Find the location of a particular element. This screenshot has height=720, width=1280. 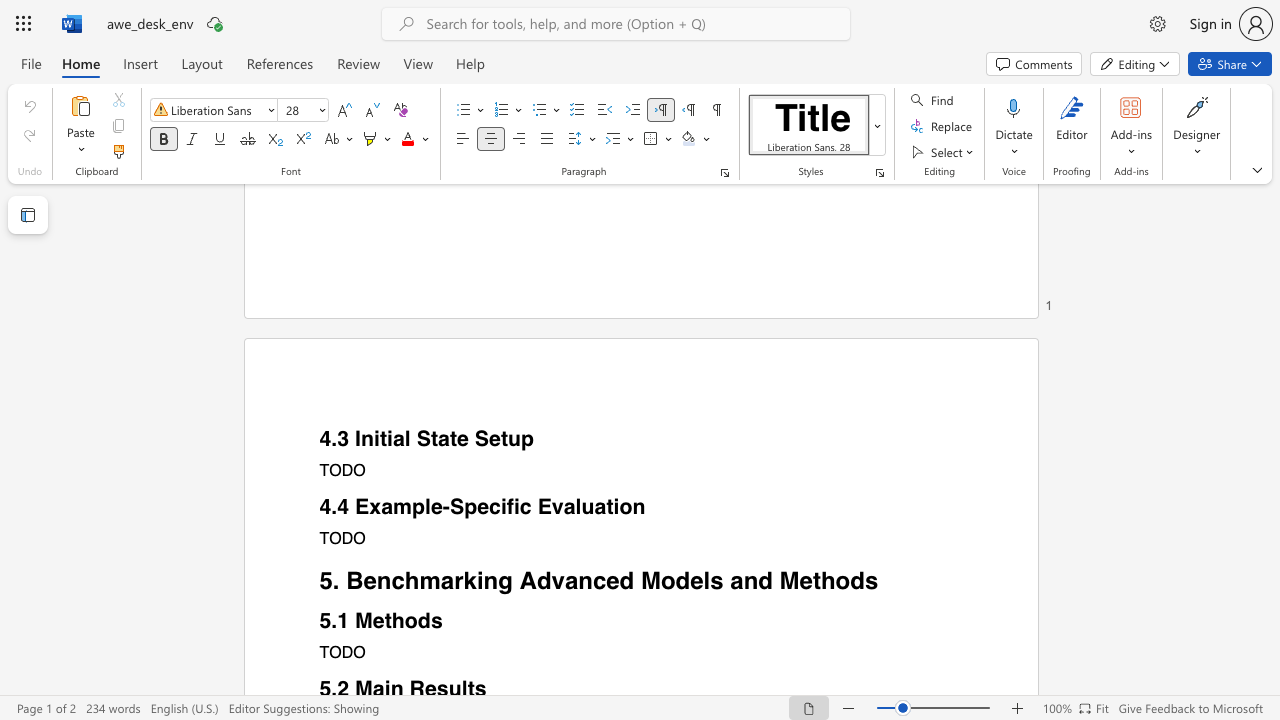

the subset text "Initi" within the text "4.3 Initial State Setup" is located at coordinates (355, 438).